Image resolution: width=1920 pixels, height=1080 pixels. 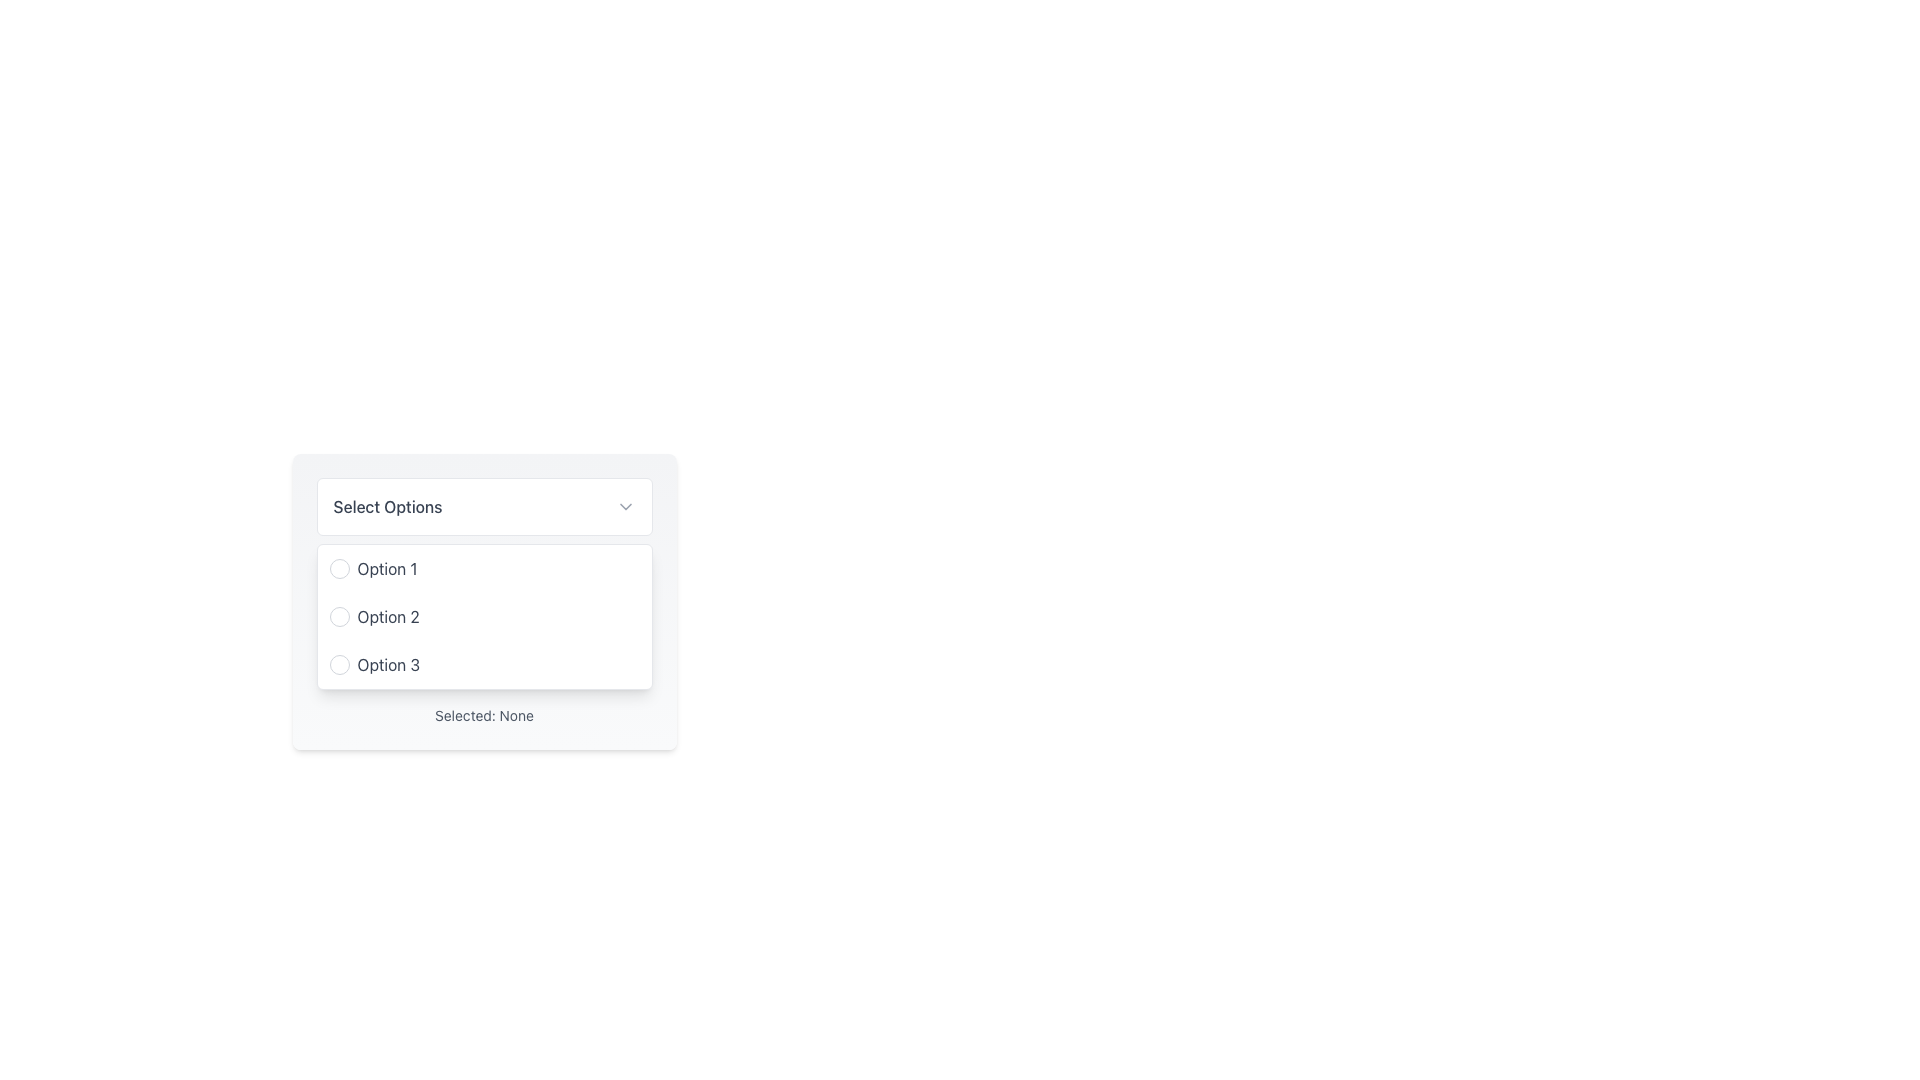 What do you see at coordinates (484, 505) in the screenshot?
I see `the rectangular dropdown button labeled 'Select Options'` at bounding box center [484, 505].